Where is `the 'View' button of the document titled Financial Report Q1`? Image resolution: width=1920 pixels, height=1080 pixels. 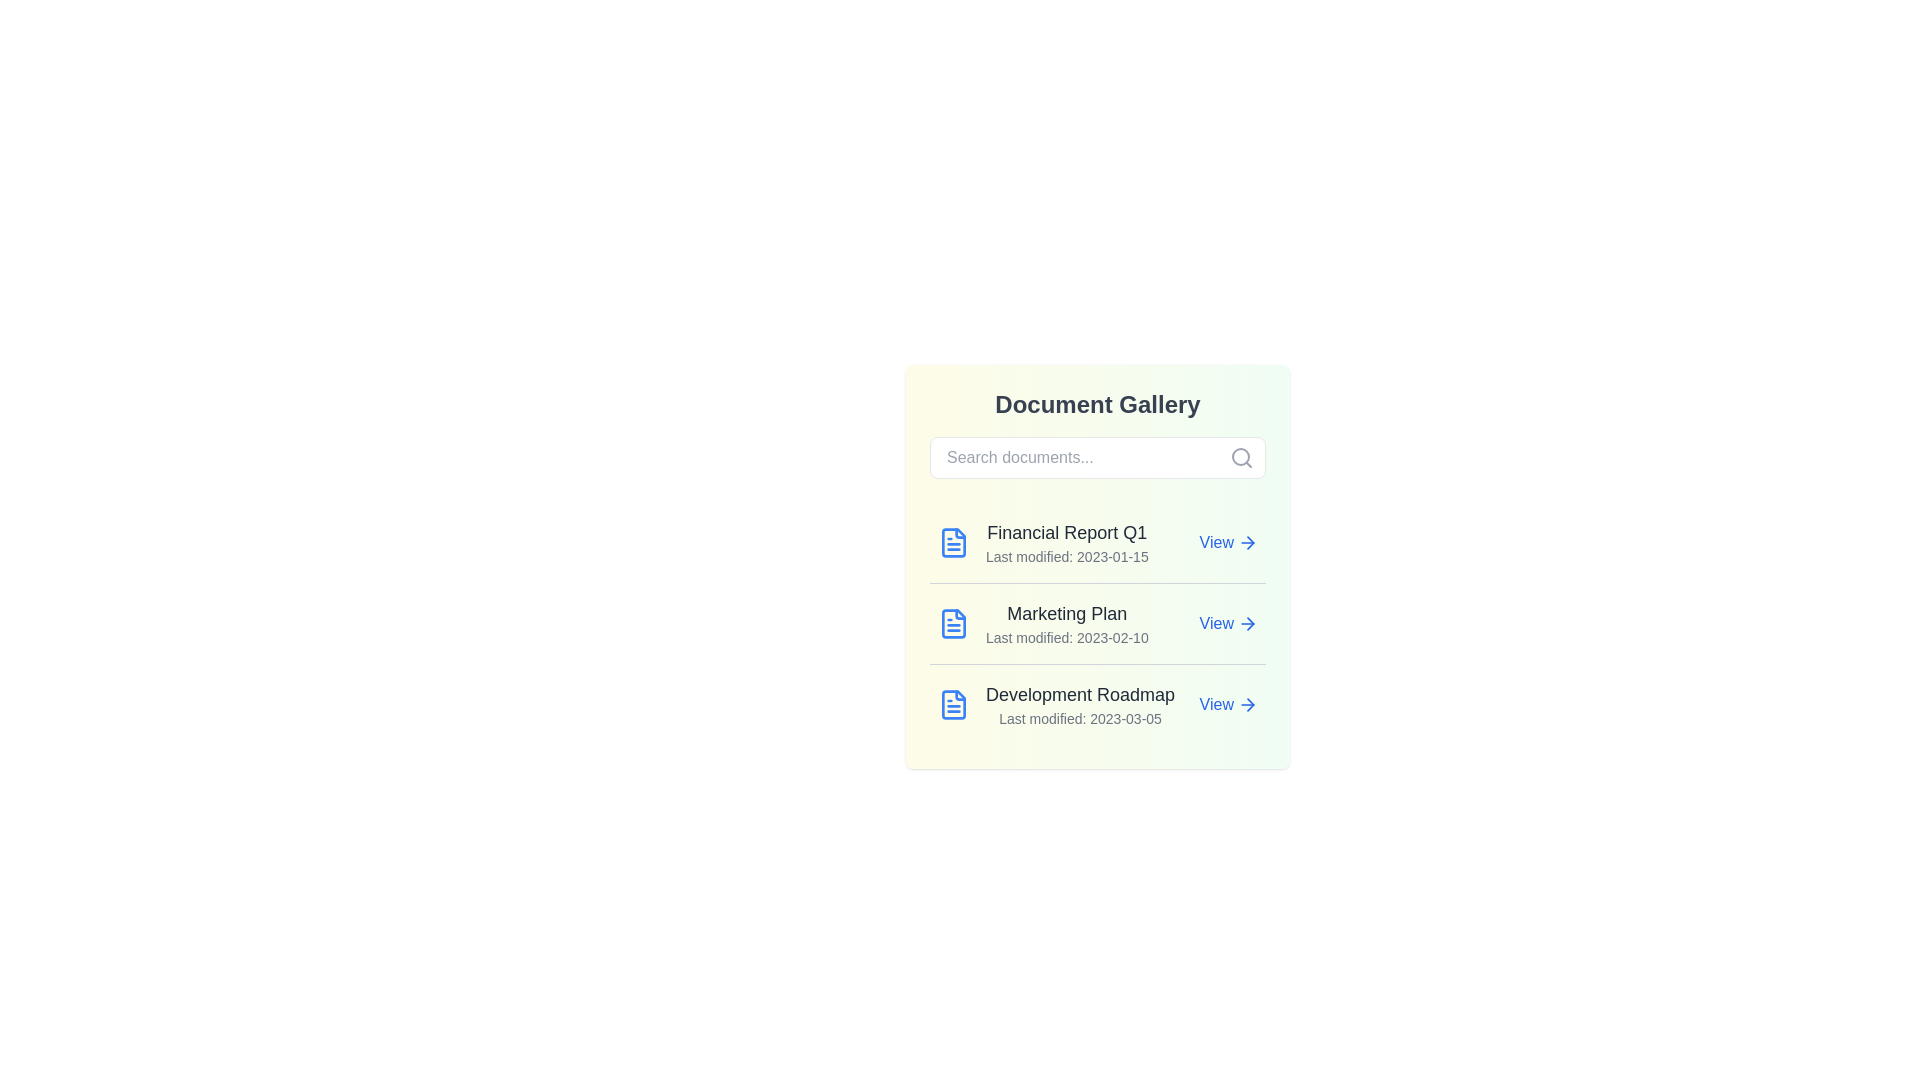
the 'View' button of the document titled Financial Report Q1 is located at coordinates (1227, 543).